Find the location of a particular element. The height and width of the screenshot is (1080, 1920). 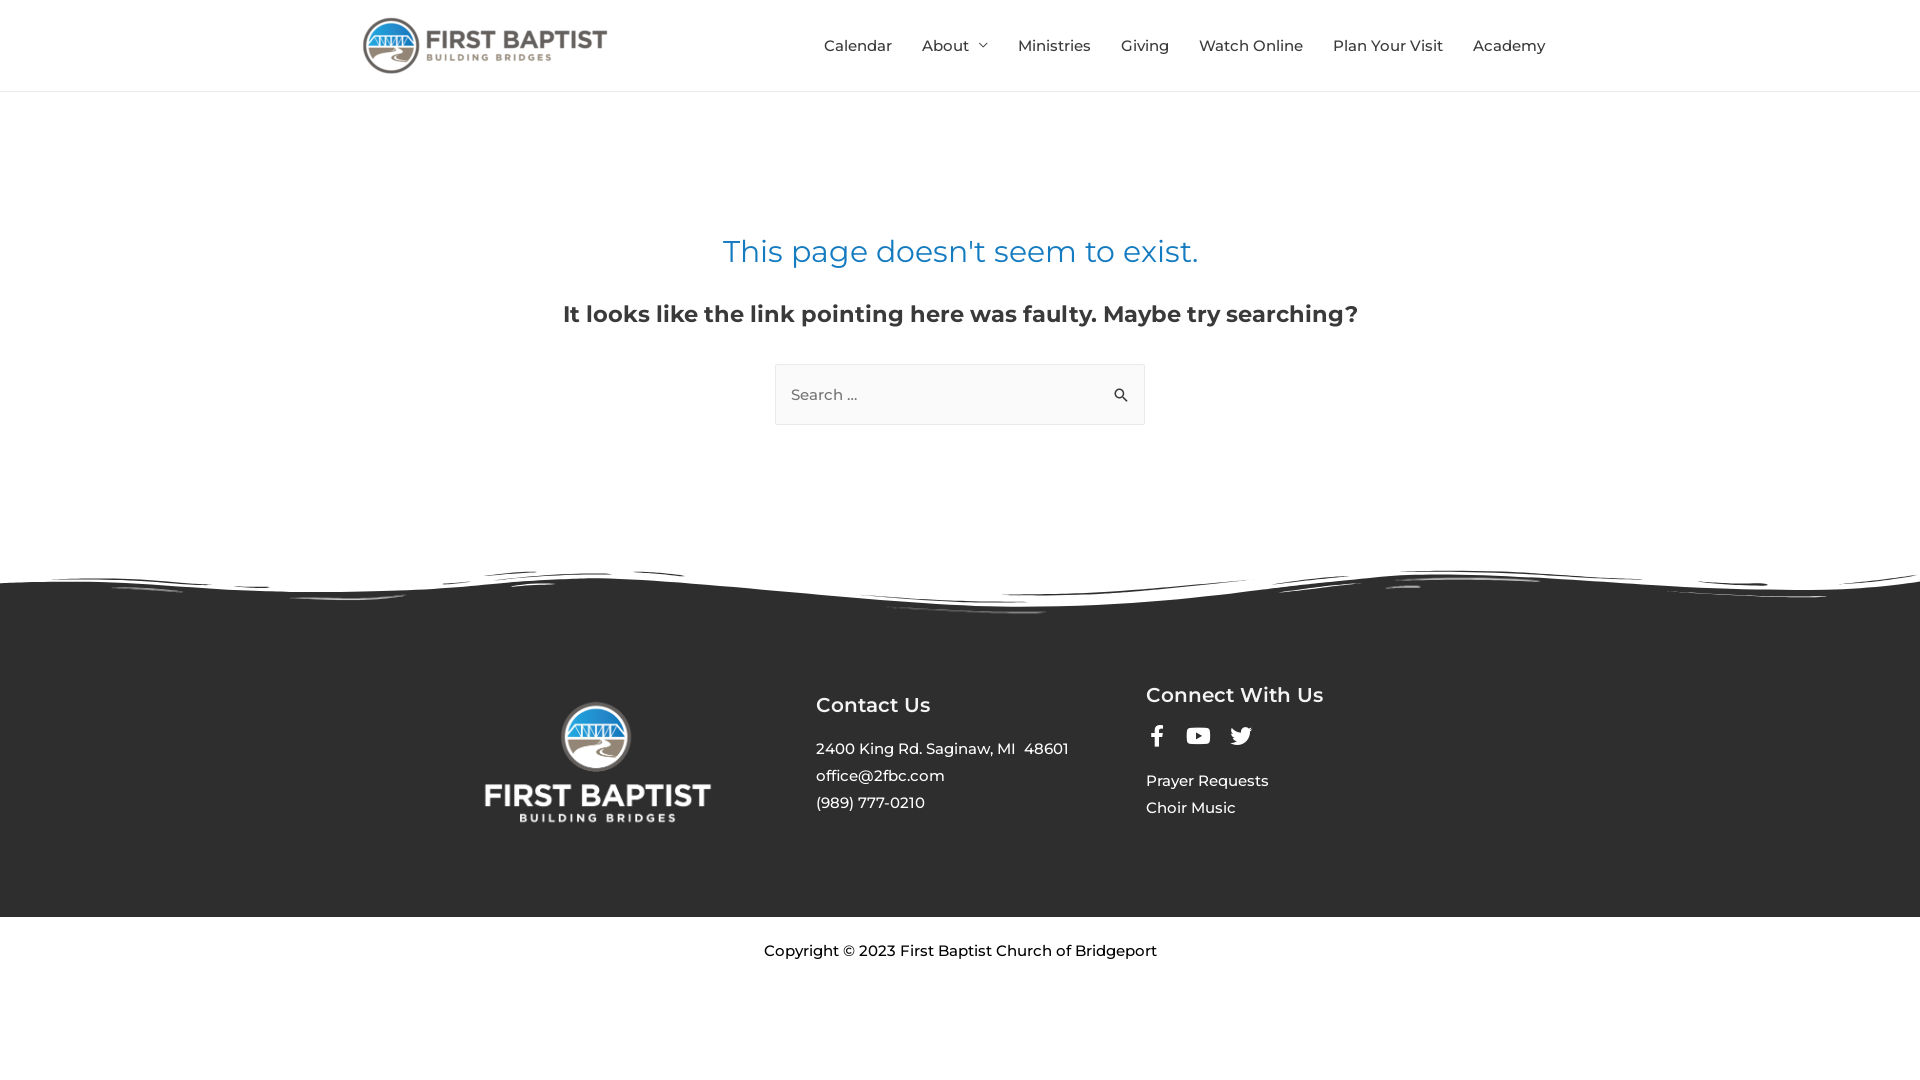

'Prayer Requests' is located at coordinates (1146, 779).